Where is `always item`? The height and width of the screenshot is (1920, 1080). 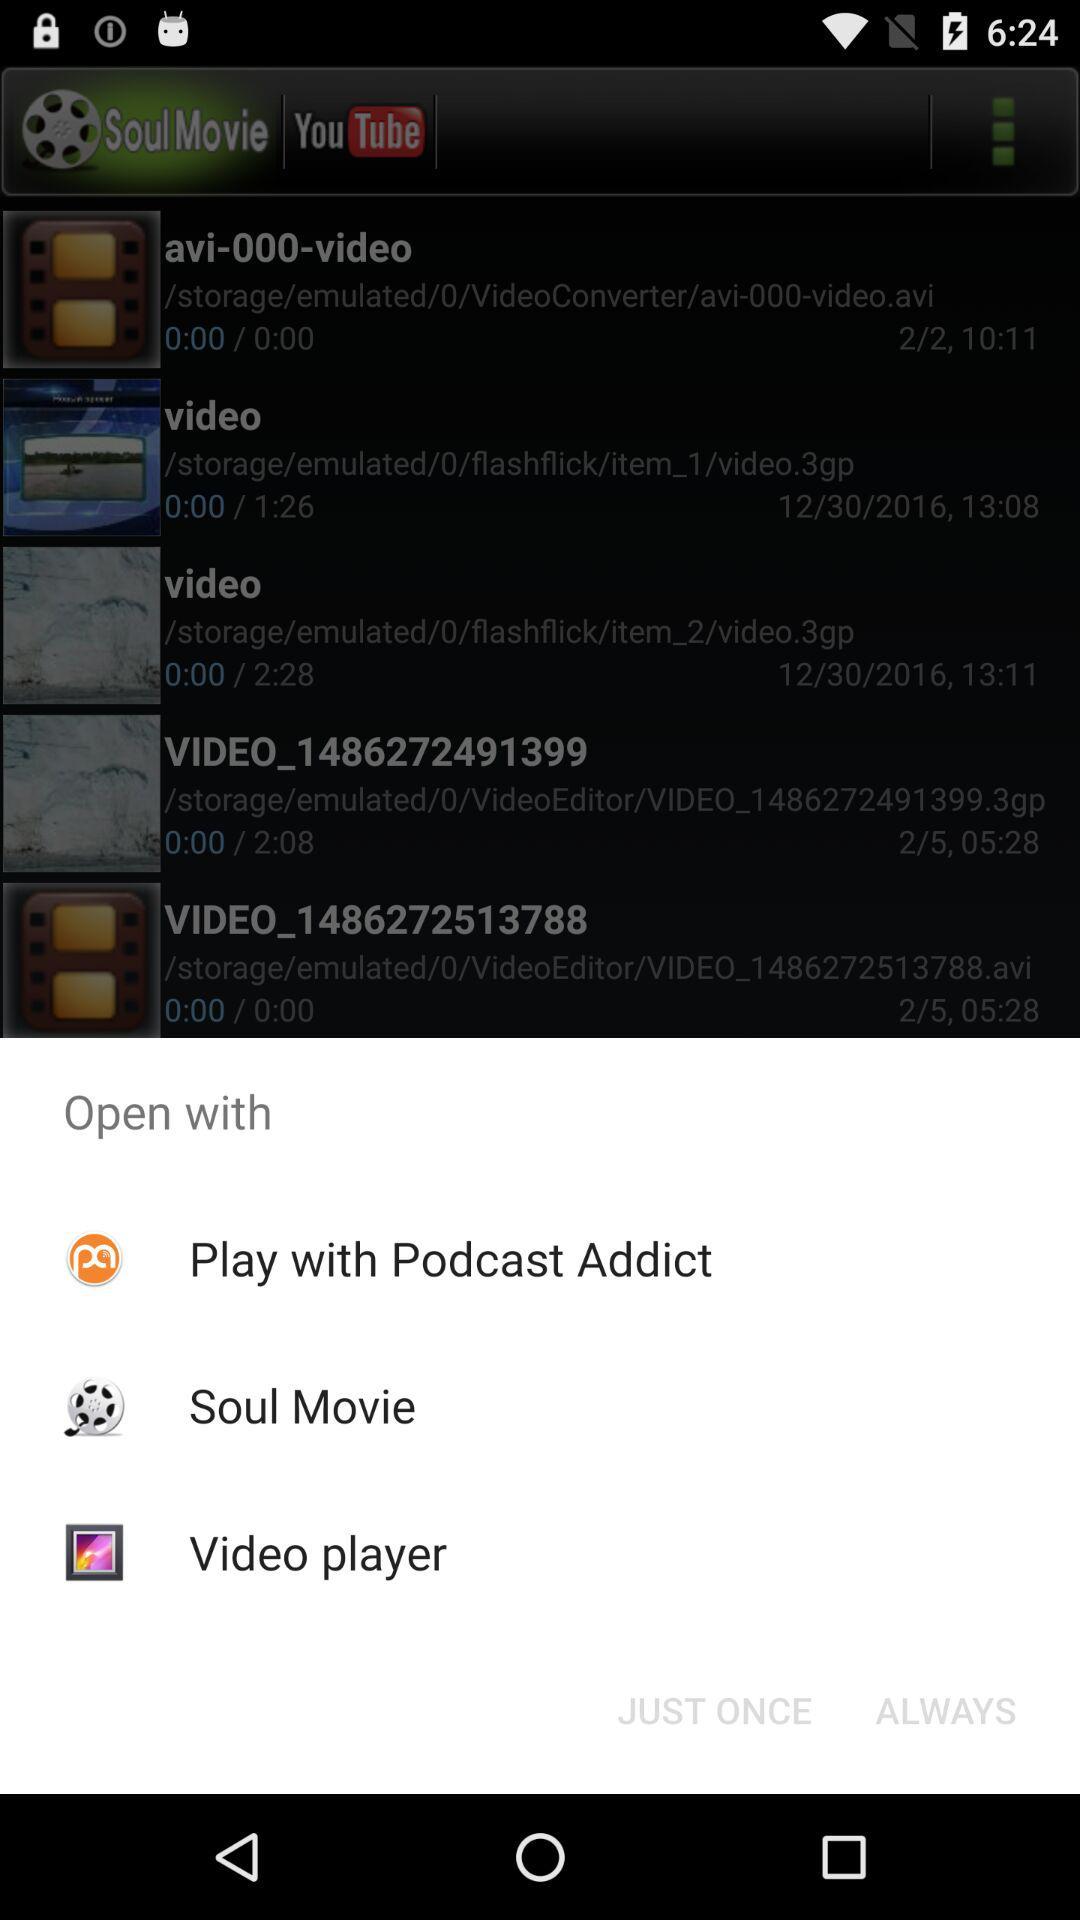
always item is located at coordinates (945, 1708).